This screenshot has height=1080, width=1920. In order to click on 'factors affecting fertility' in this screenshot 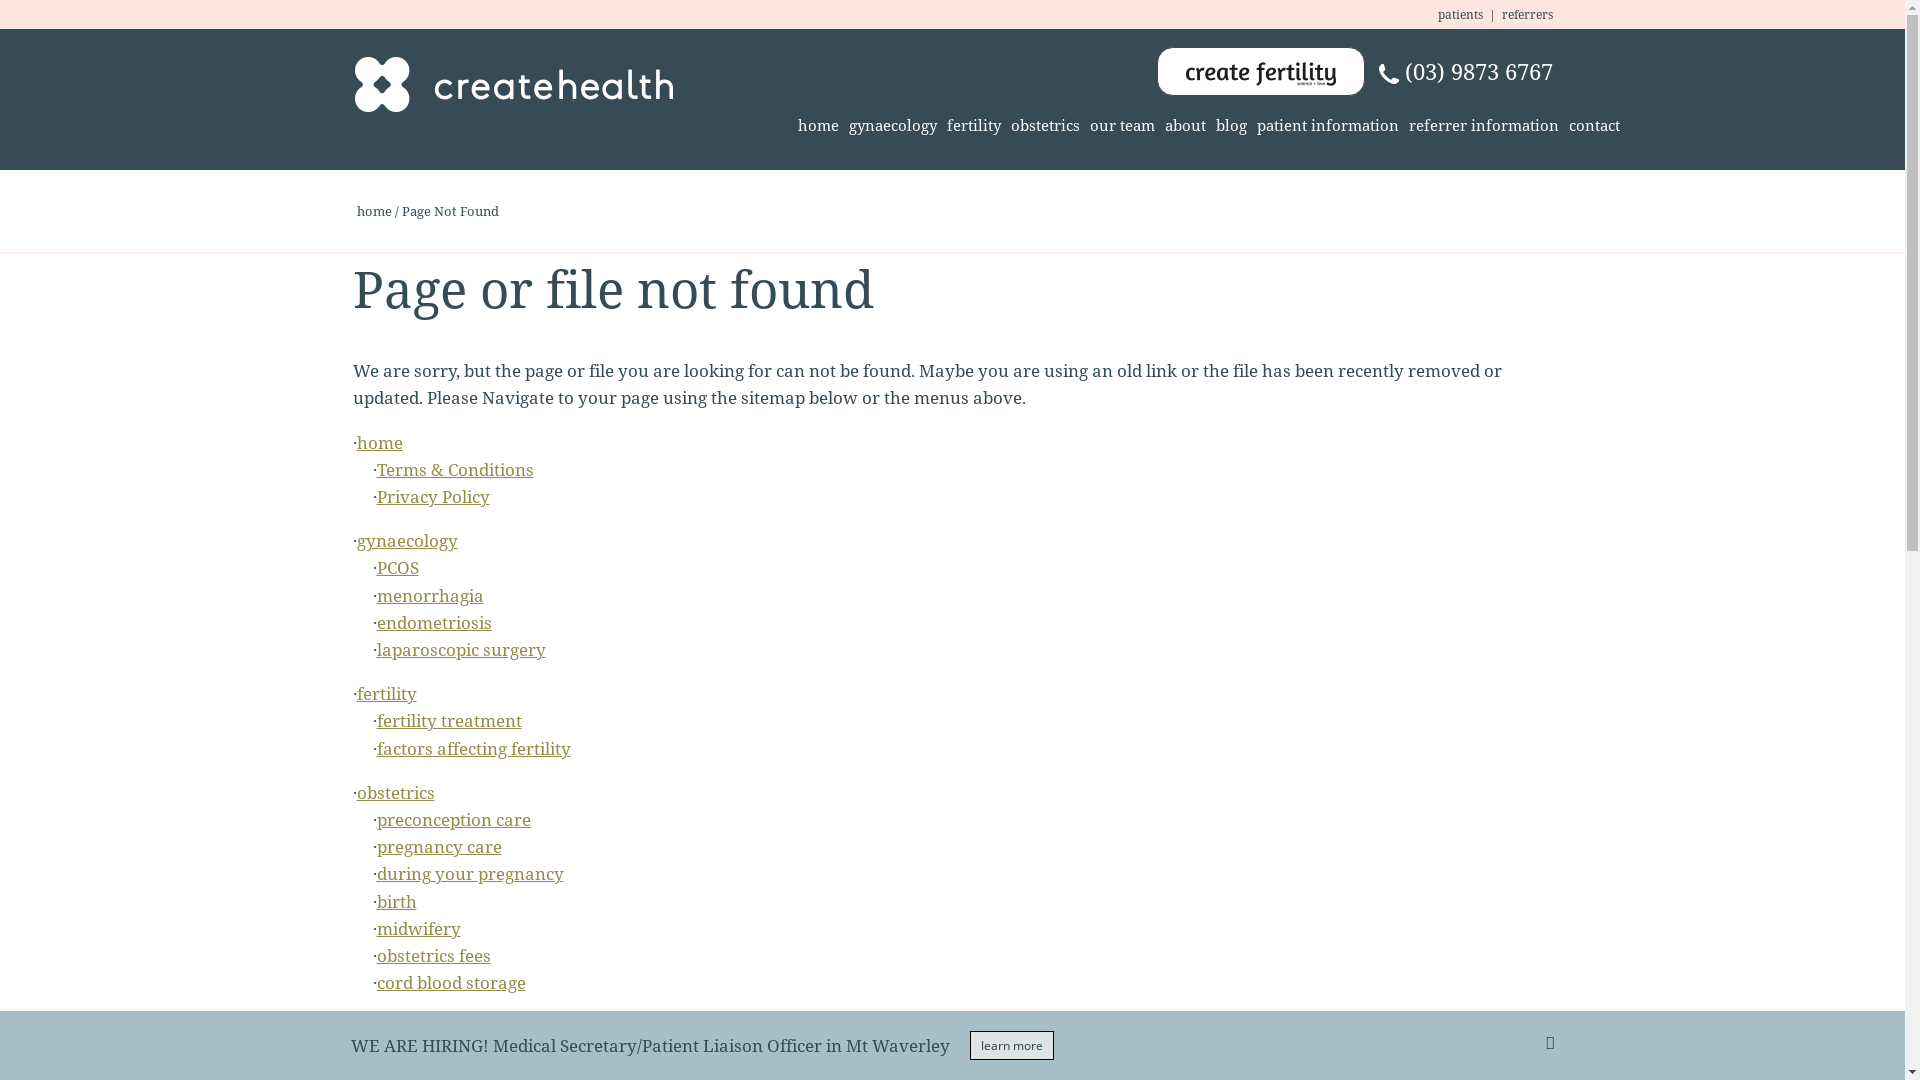, I will do `click(375, 748)`.